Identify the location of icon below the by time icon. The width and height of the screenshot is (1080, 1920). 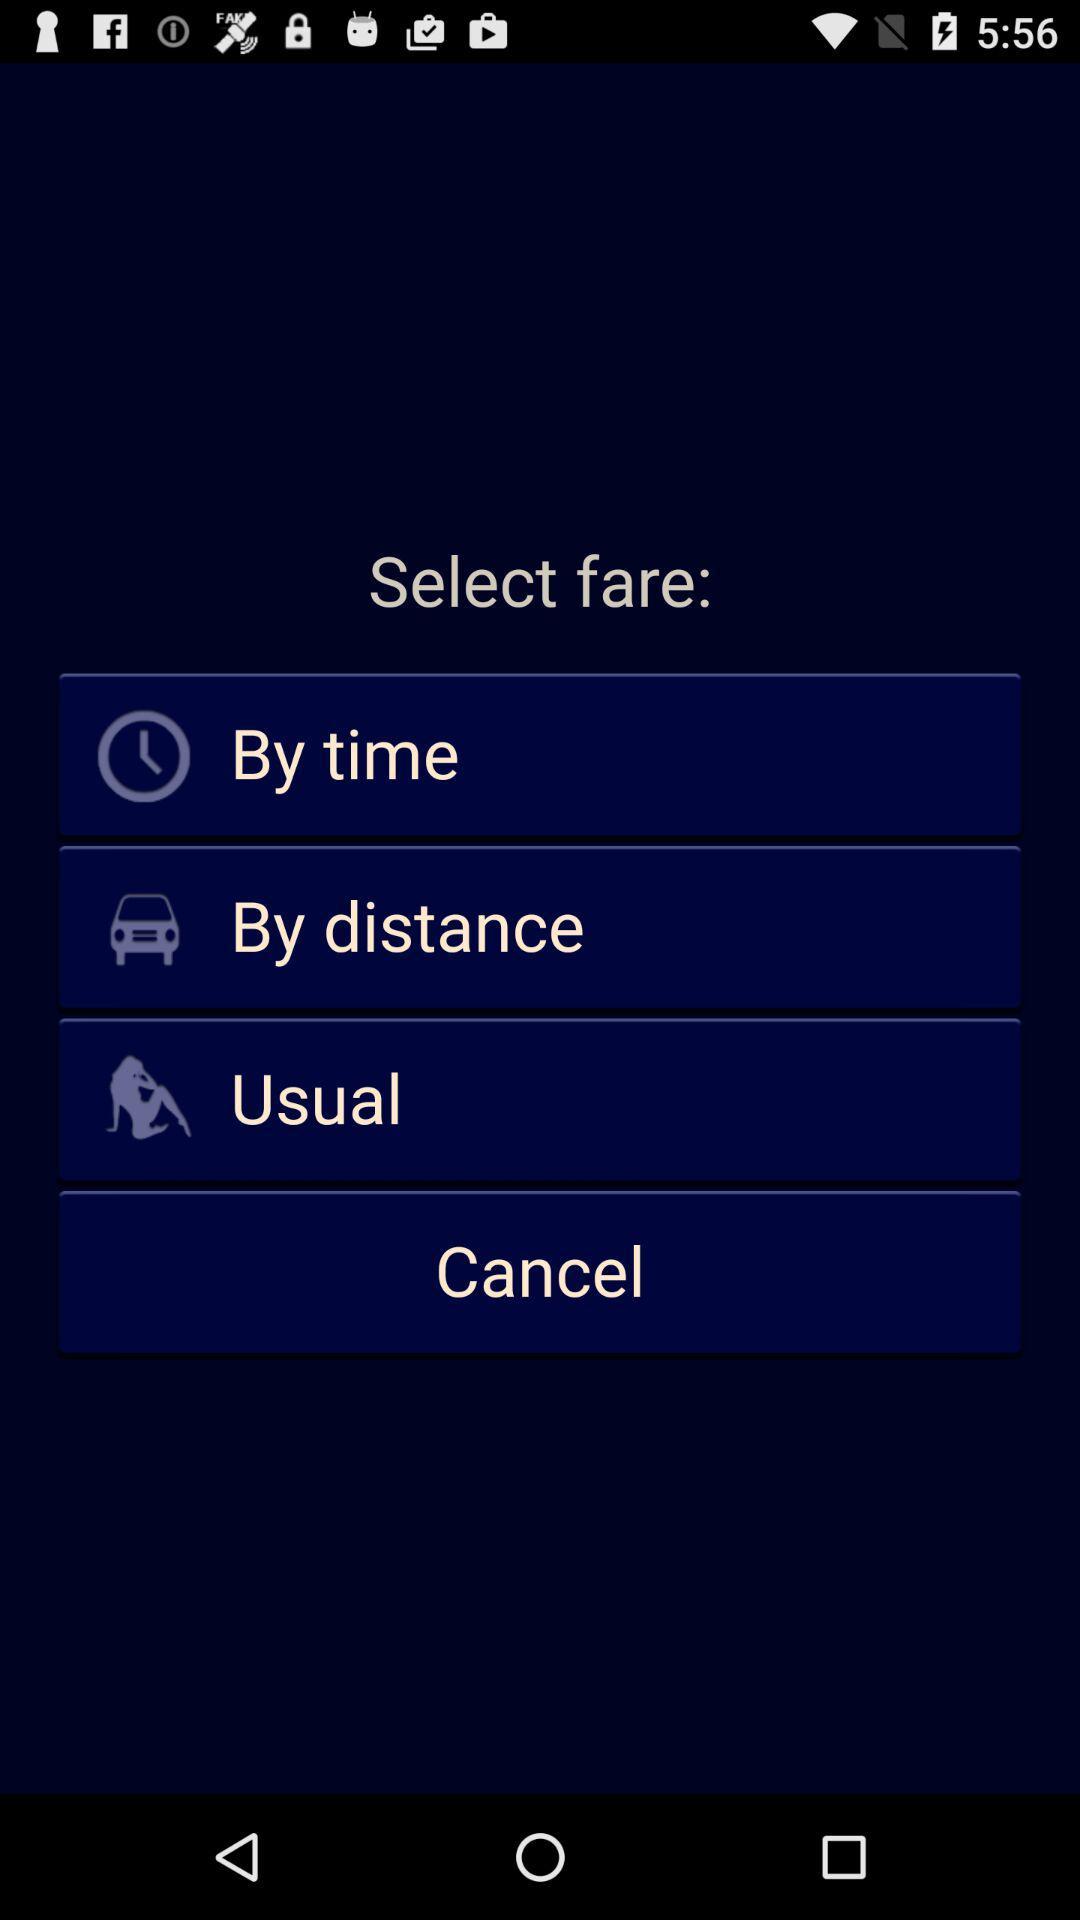
(540, 927).